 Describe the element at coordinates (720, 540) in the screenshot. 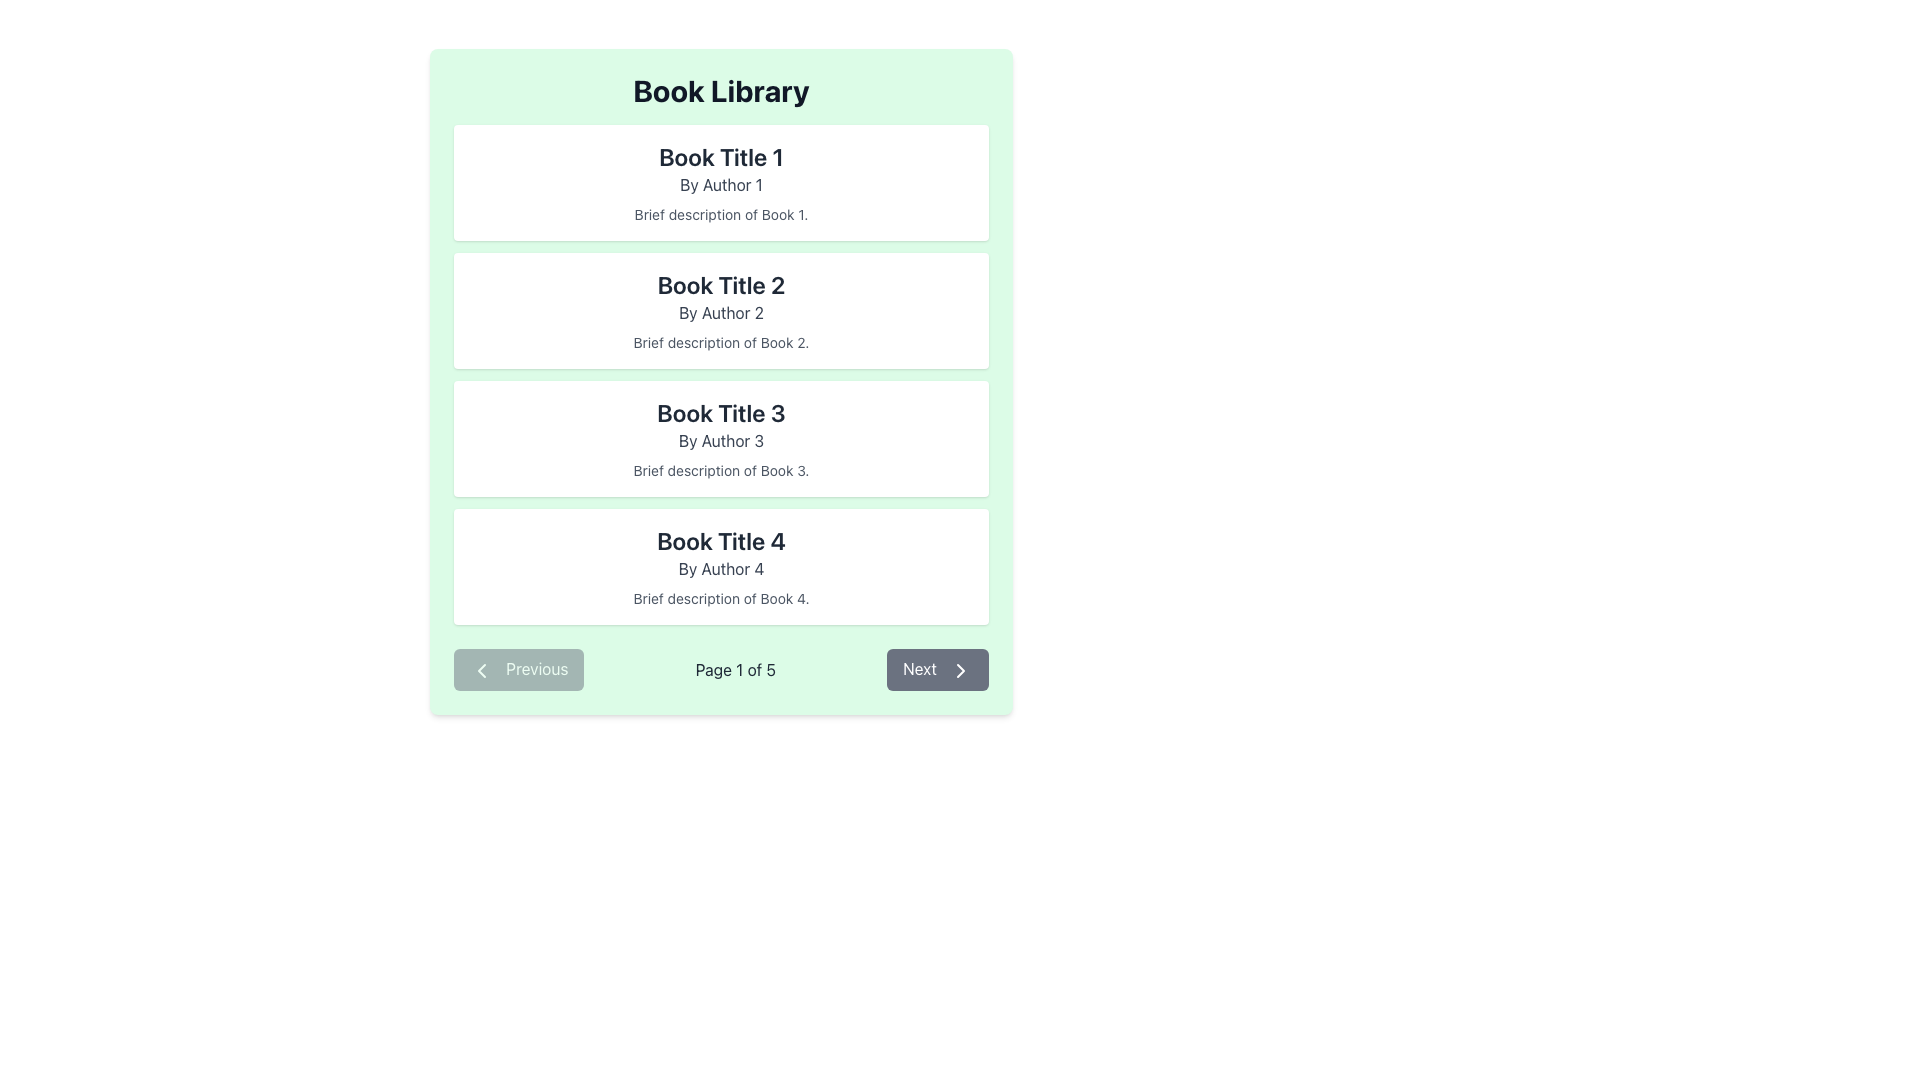

I see `the static text display showing 'Book Title 4', which is styled in a bold, large font and located at the upper center of the fourth rectangular card in the list of books` at that location.